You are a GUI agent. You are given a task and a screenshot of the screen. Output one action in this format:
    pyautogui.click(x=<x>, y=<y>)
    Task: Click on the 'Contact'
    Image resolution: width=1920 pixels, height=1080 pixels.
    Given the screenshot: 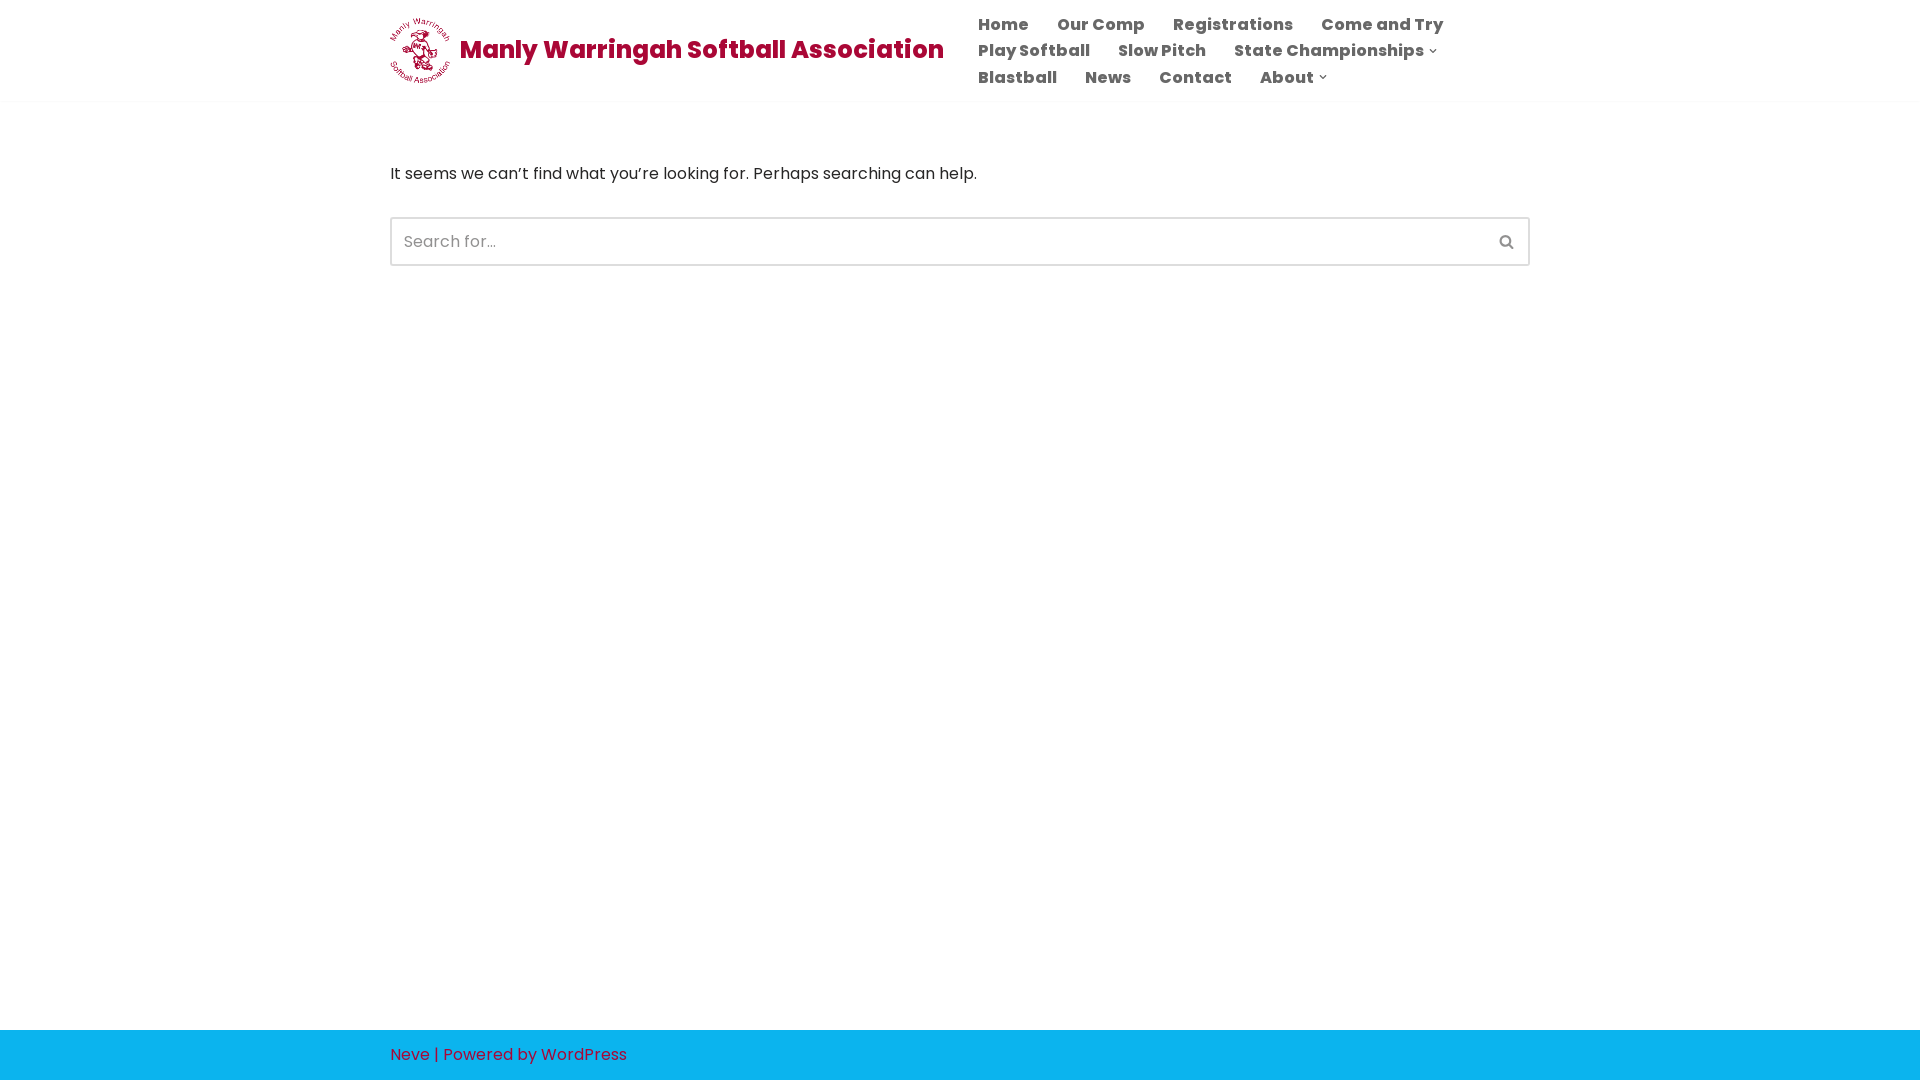 What is the action you would take?
    pyautogui.click(x=1195, y=76)
    